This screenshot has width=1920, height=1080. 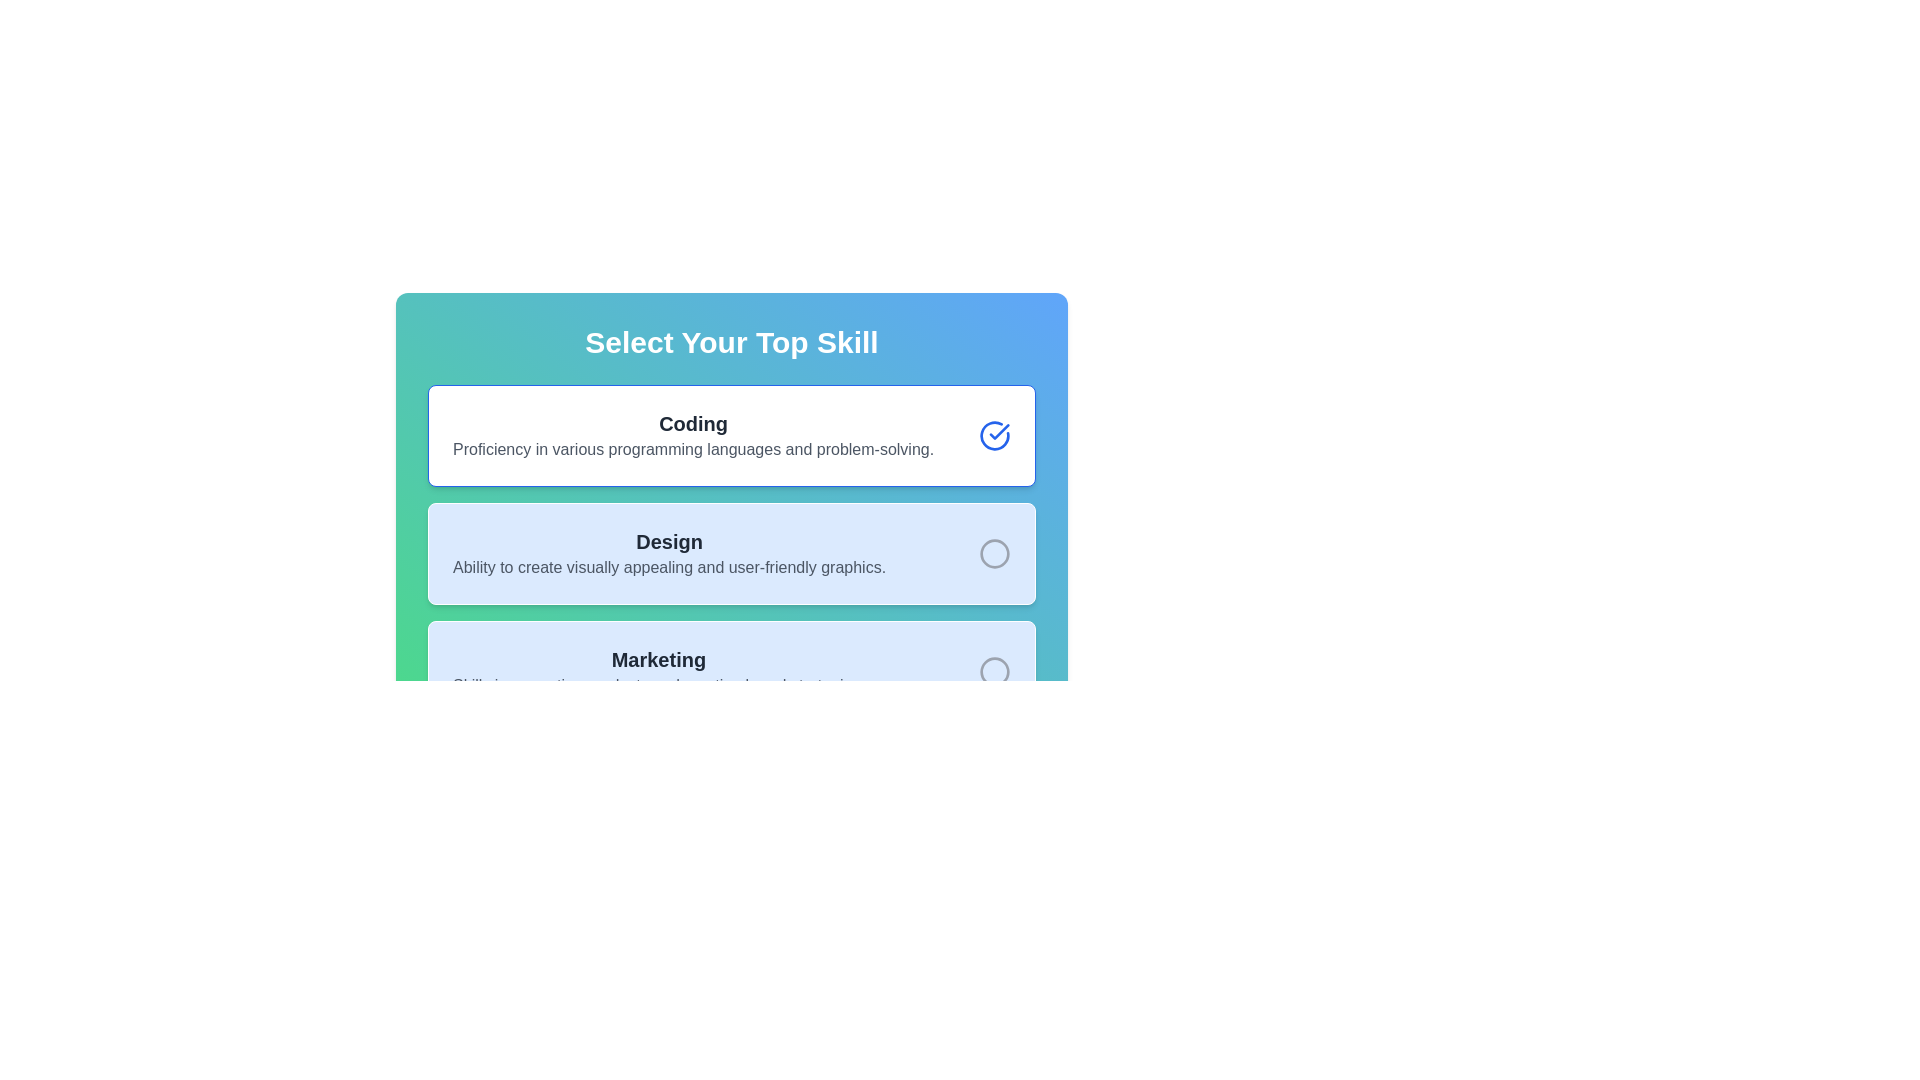 I want to click on the checkmark graphic in the upper-right corner of the 'Coding' option card, which provides feedback or confirmation of selection, so click(x=994, y=434).